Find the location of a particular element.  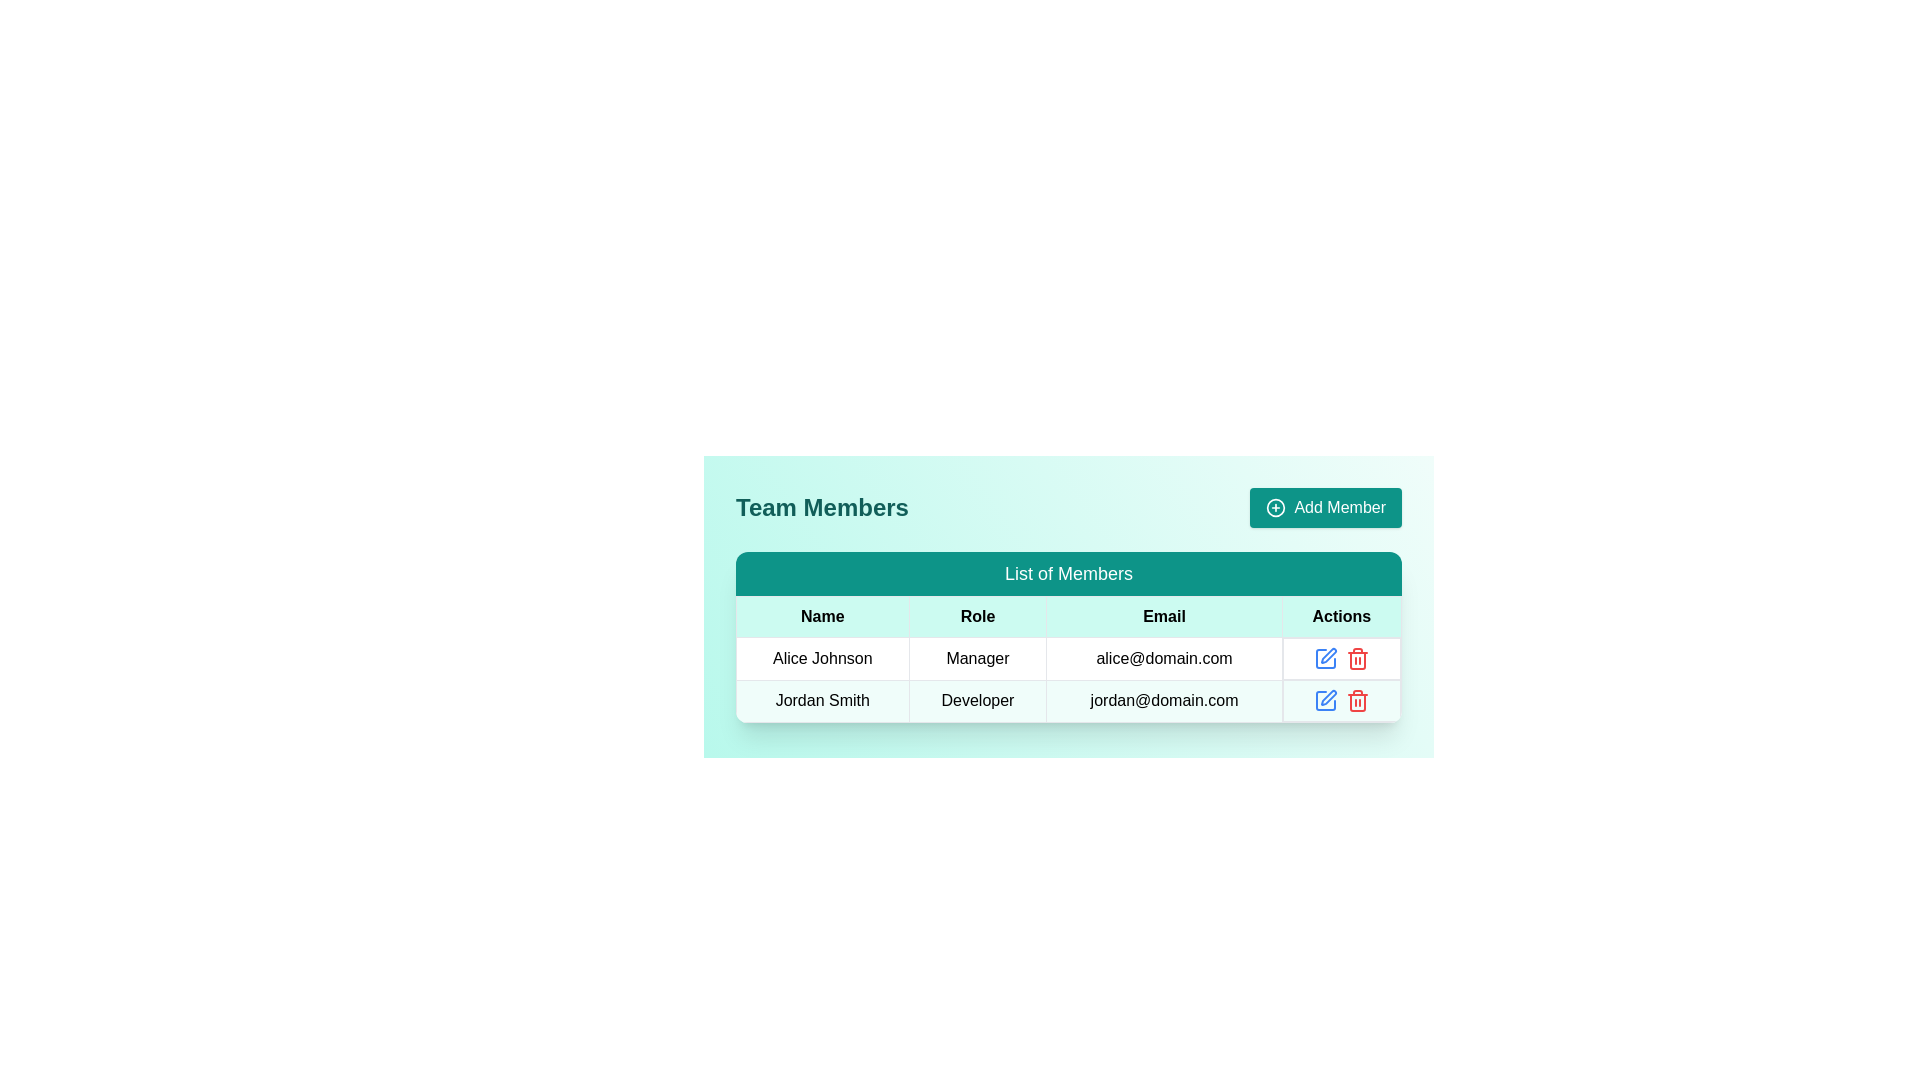

the 'Team Members' text label, which is styled in bold teal font and located in the header section, to the left of the 'Add Member' button is located at coordinates (822, 507).